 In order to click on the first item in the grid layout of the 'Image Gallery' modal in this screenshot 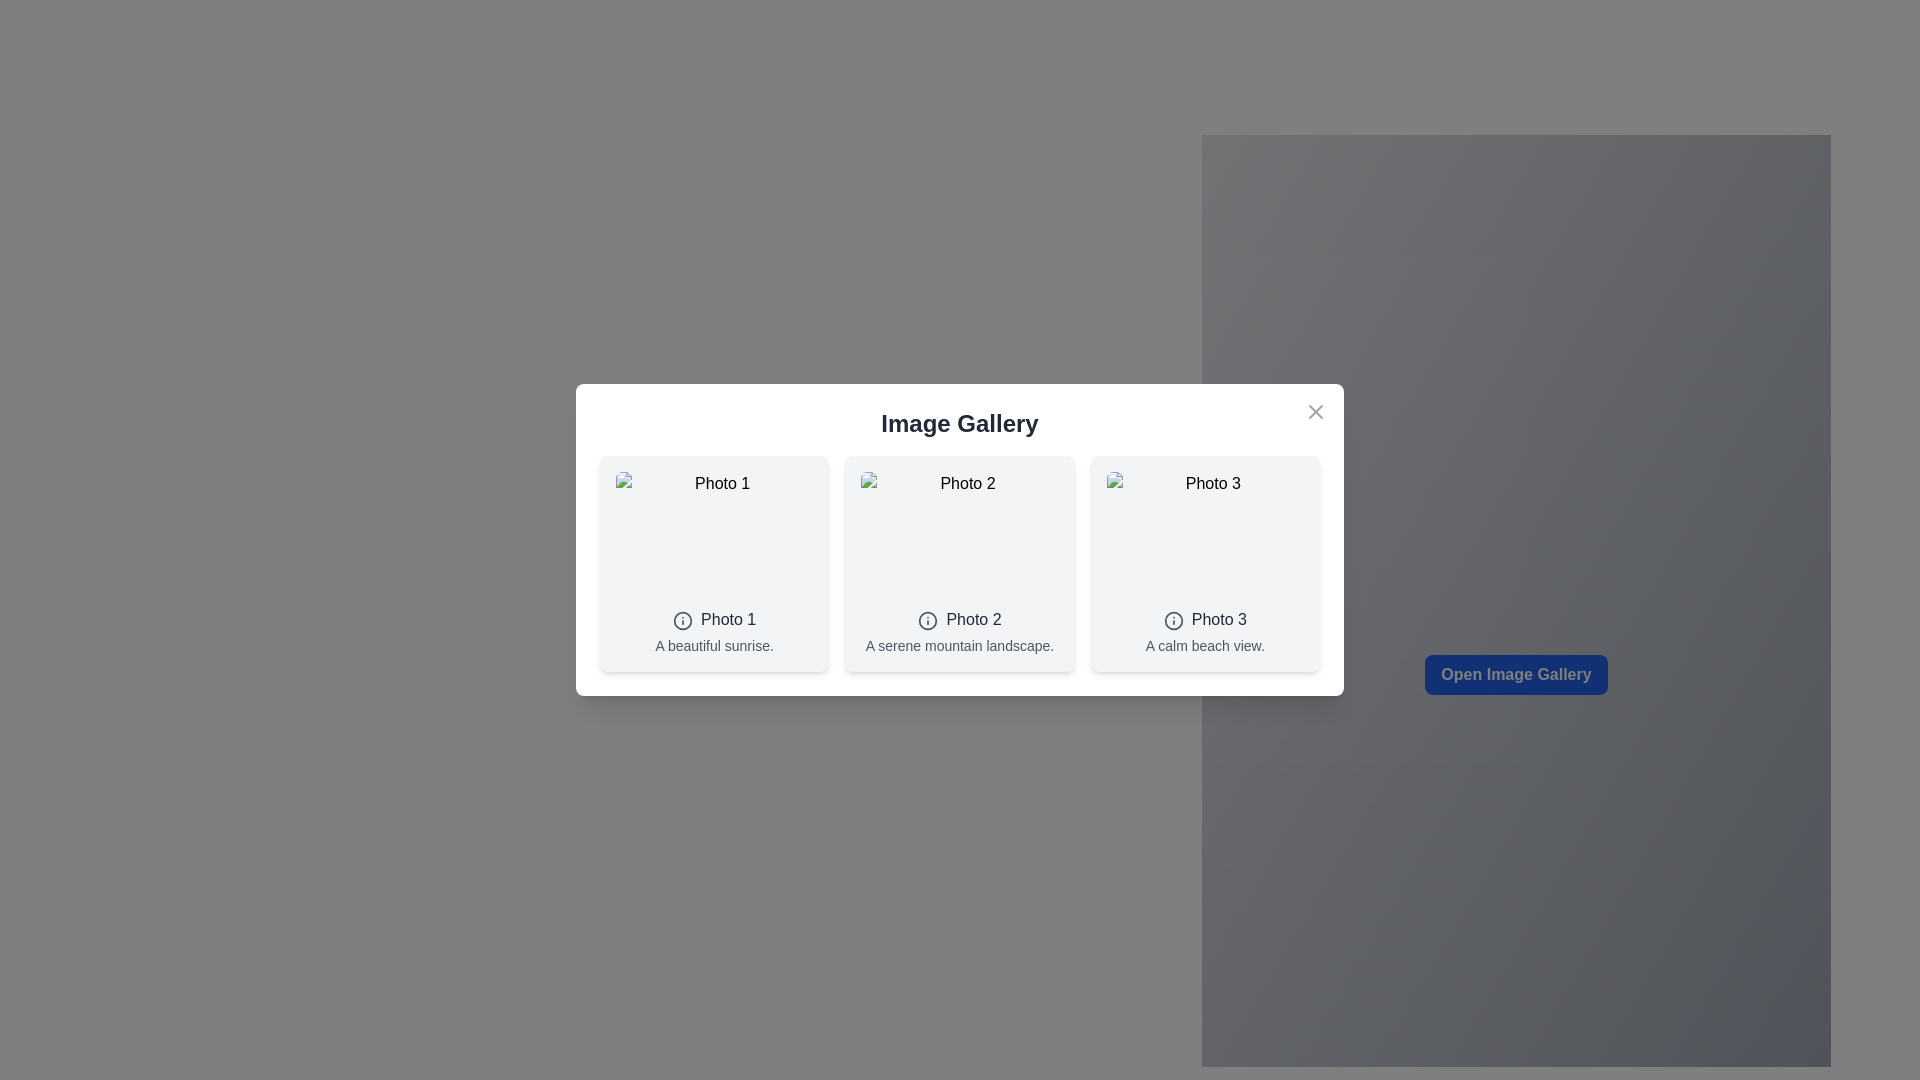, I will do `click(960, 563)`.